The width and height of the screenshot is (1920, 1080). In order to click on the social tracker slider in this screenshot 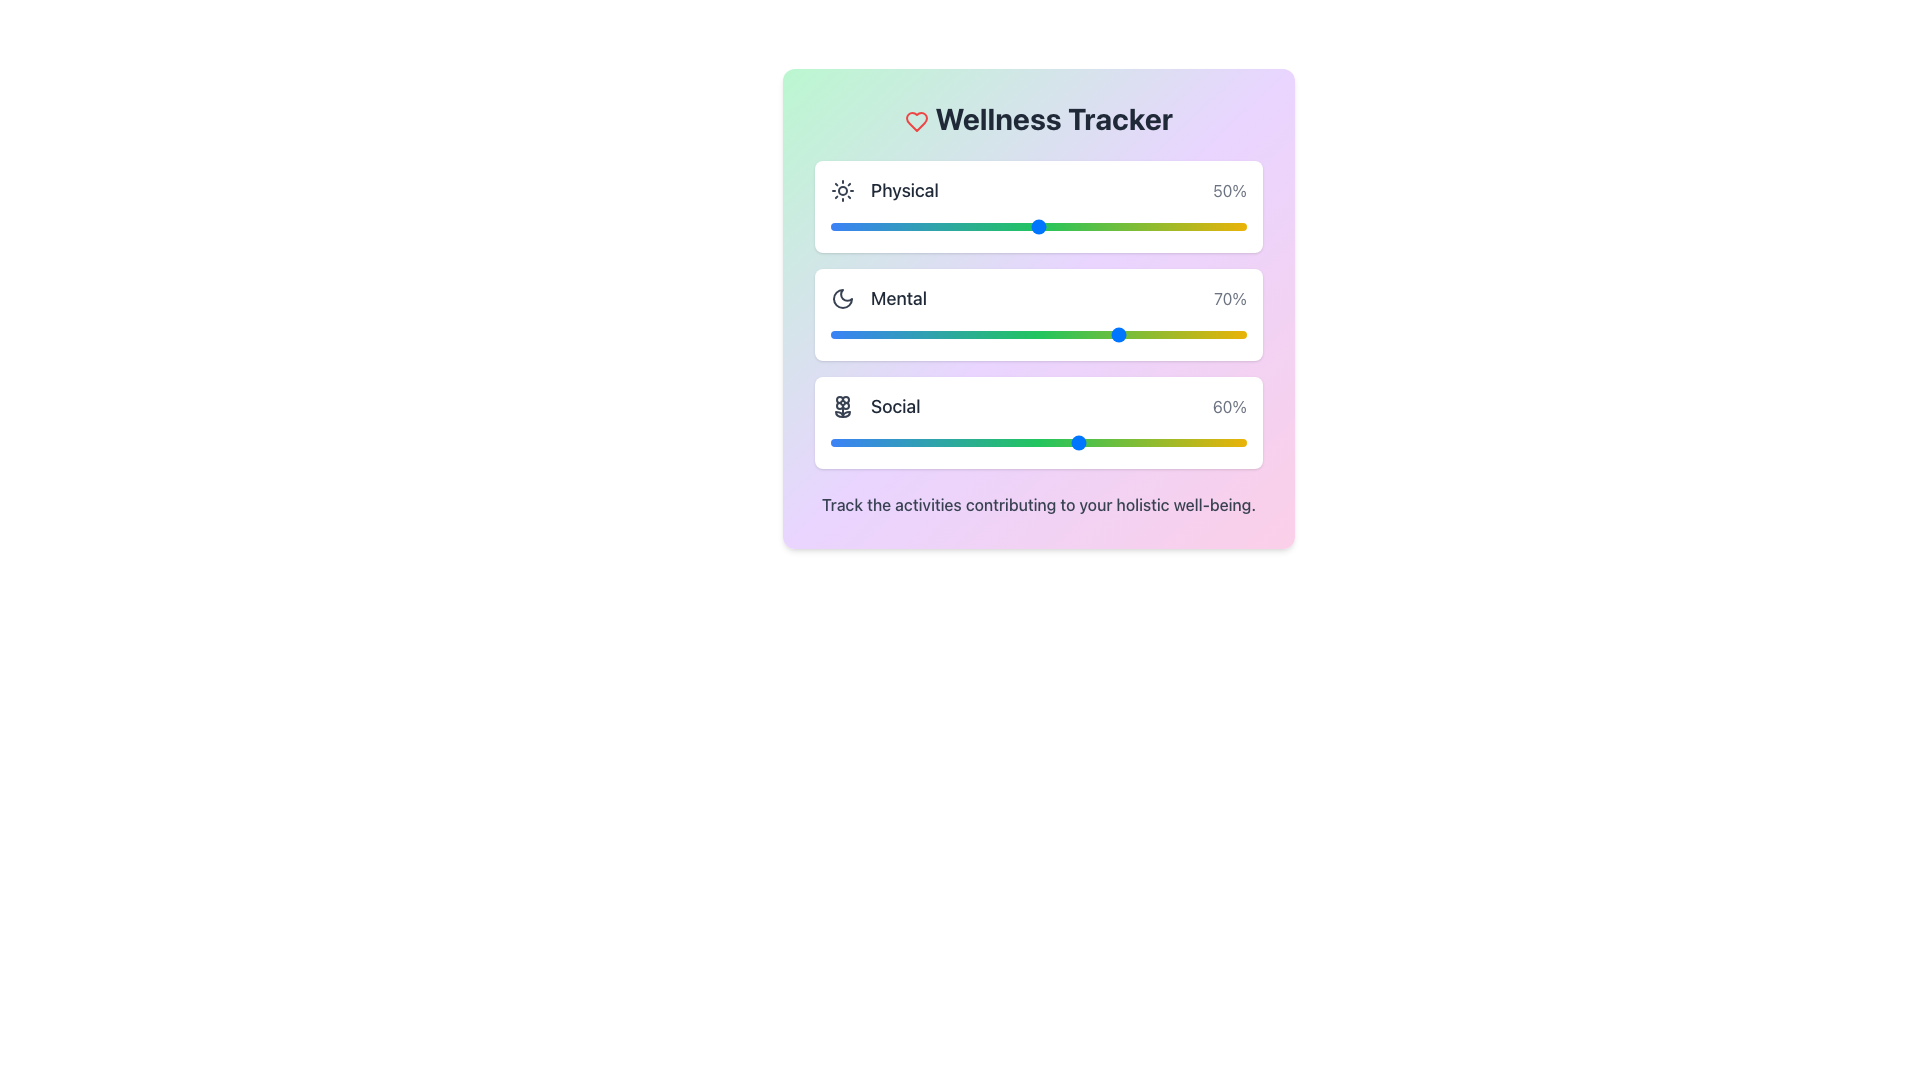, I will do `click(1159, 442)`.